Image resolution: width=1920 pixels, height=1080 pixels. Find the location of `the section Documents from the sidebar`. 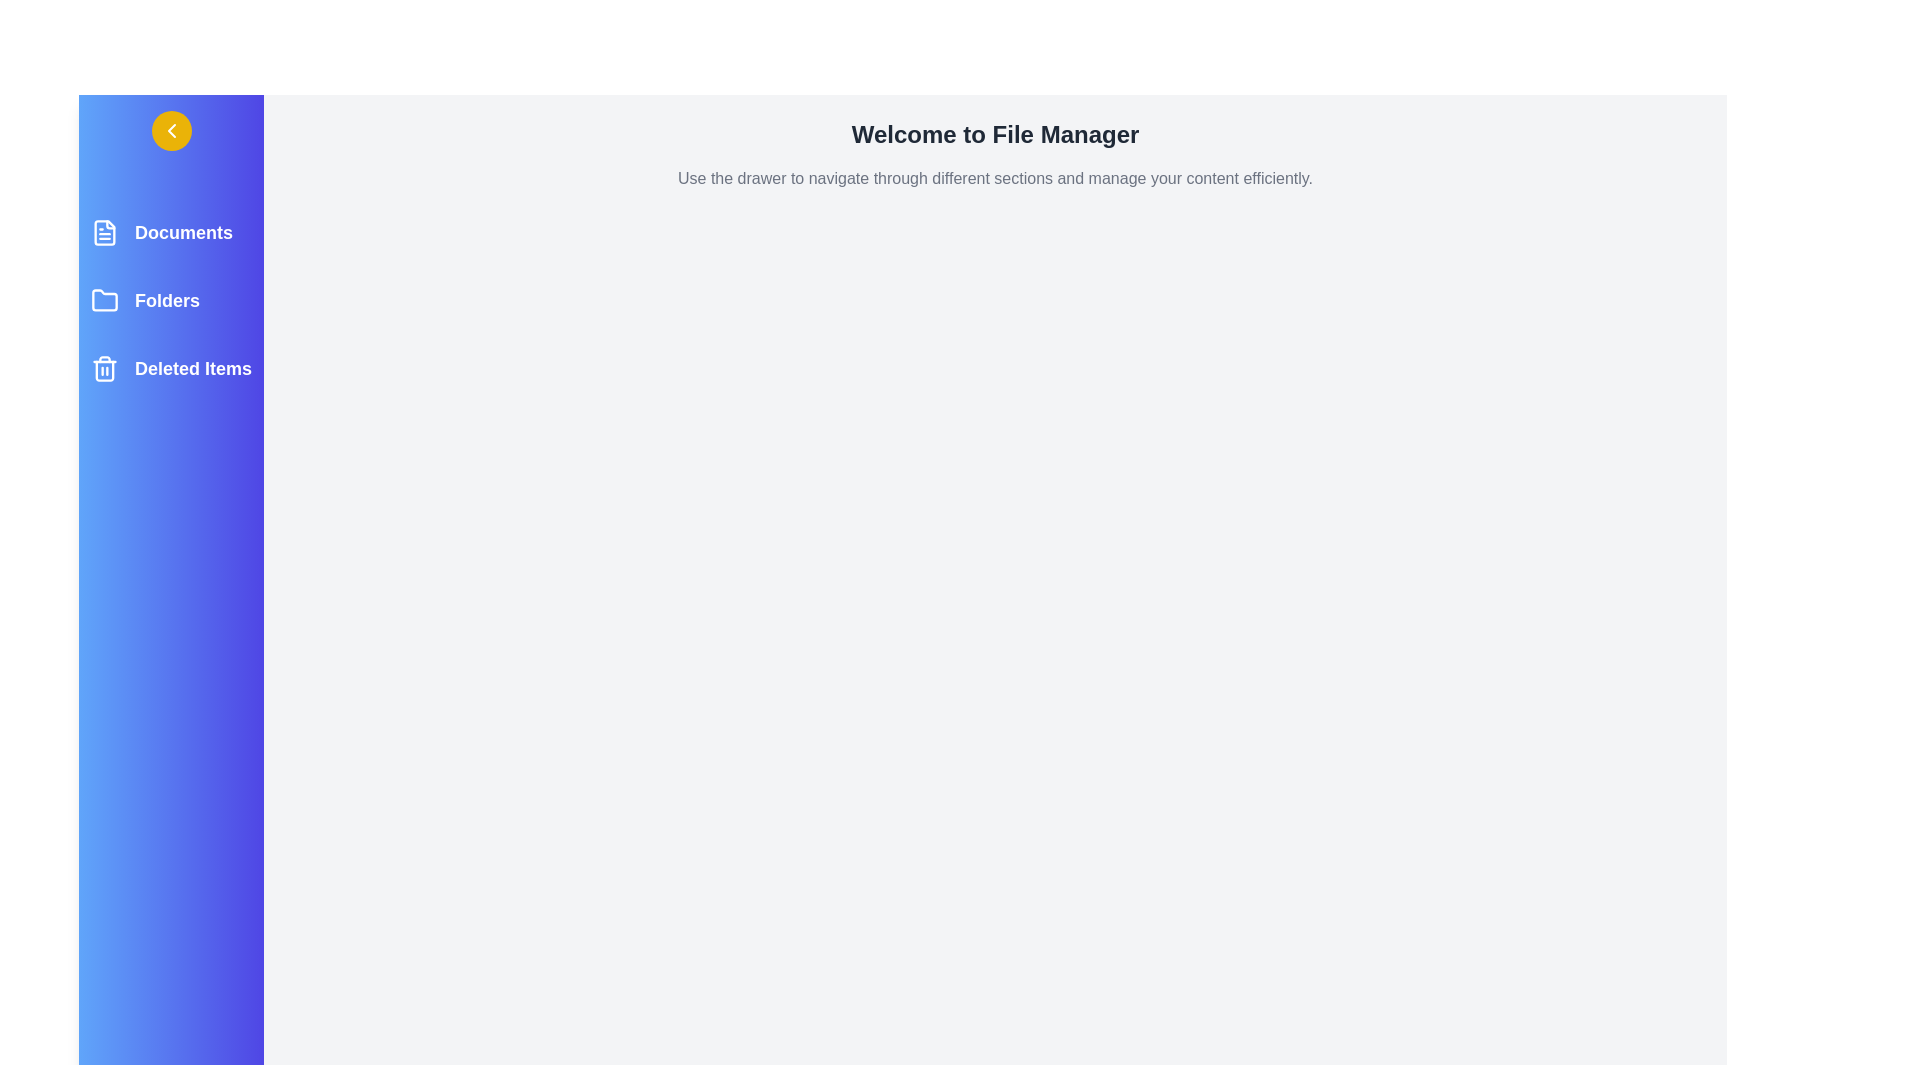

the section Documents from the sidebar is located at coordinates (171, 231).